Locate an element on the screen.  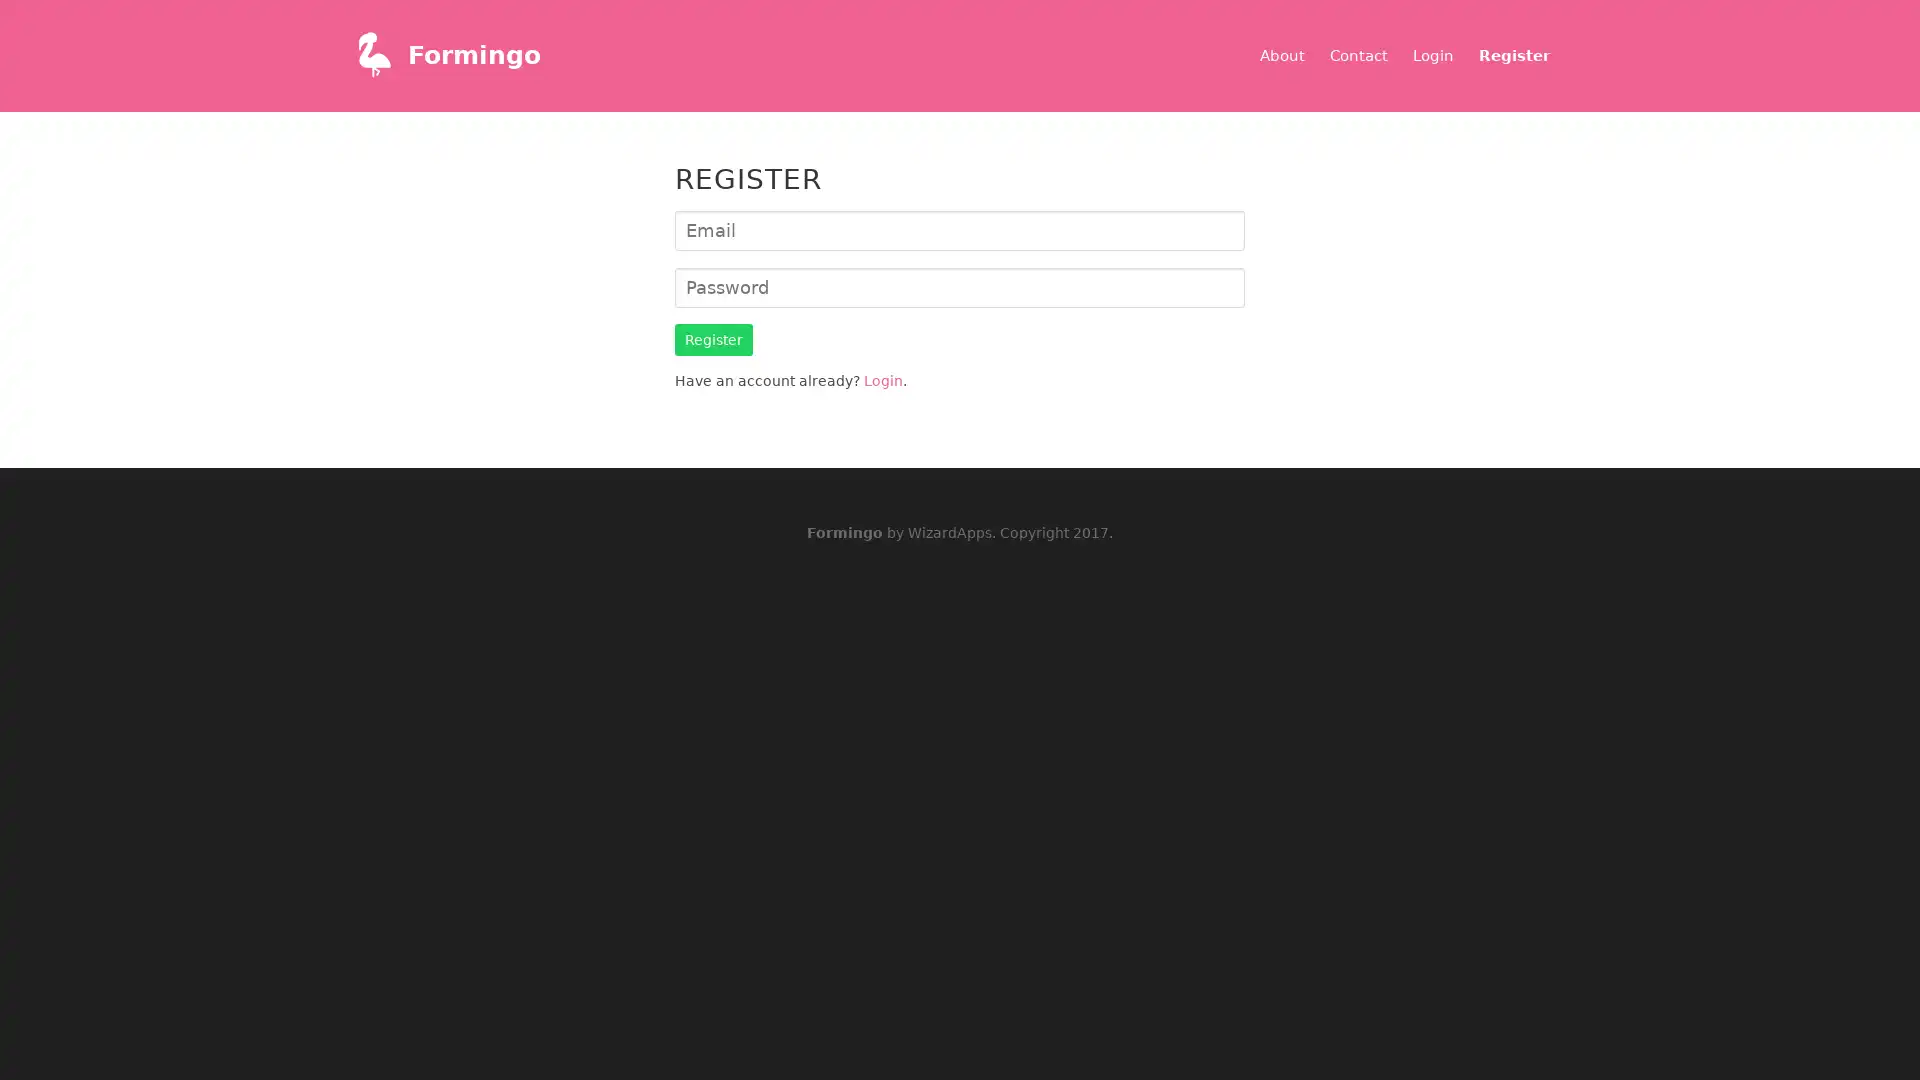
Register is located at coordinates (714, 338).